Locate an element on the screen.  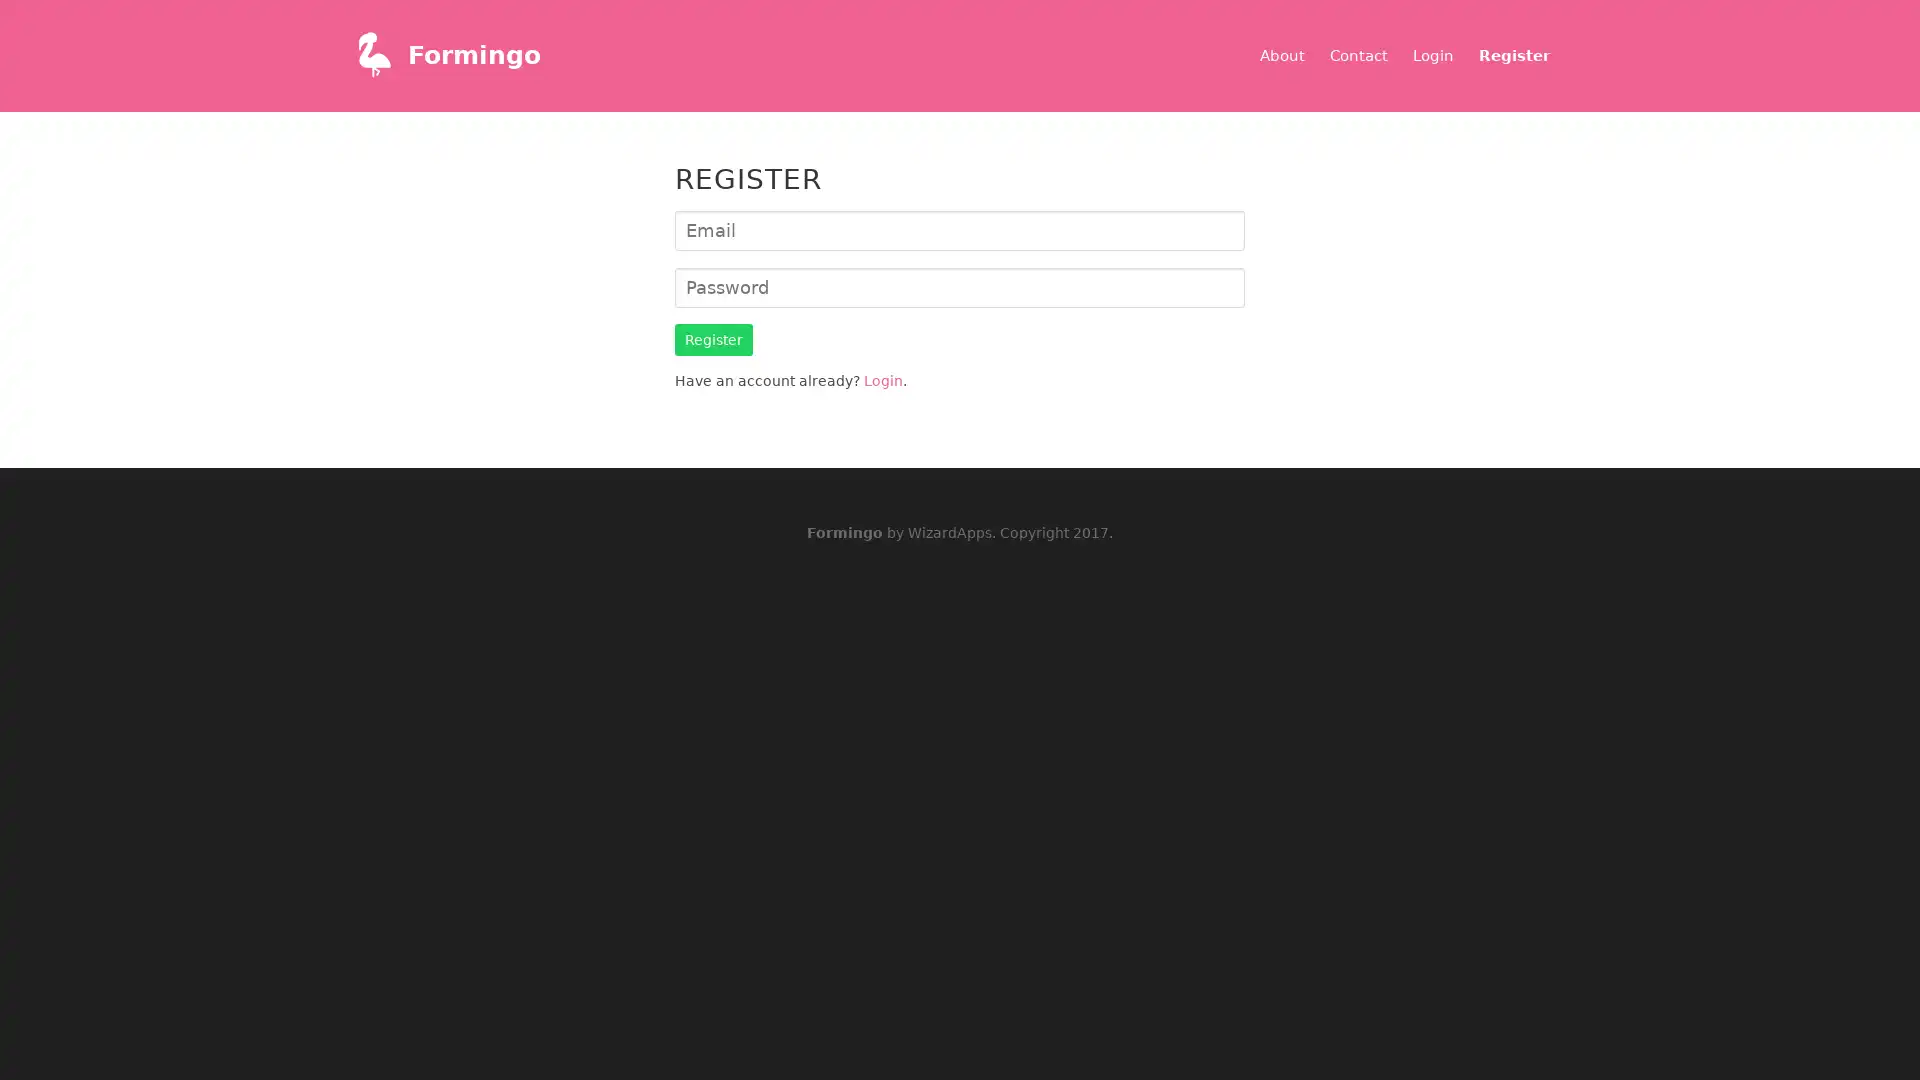
Register is located at coordinates (714, 338).